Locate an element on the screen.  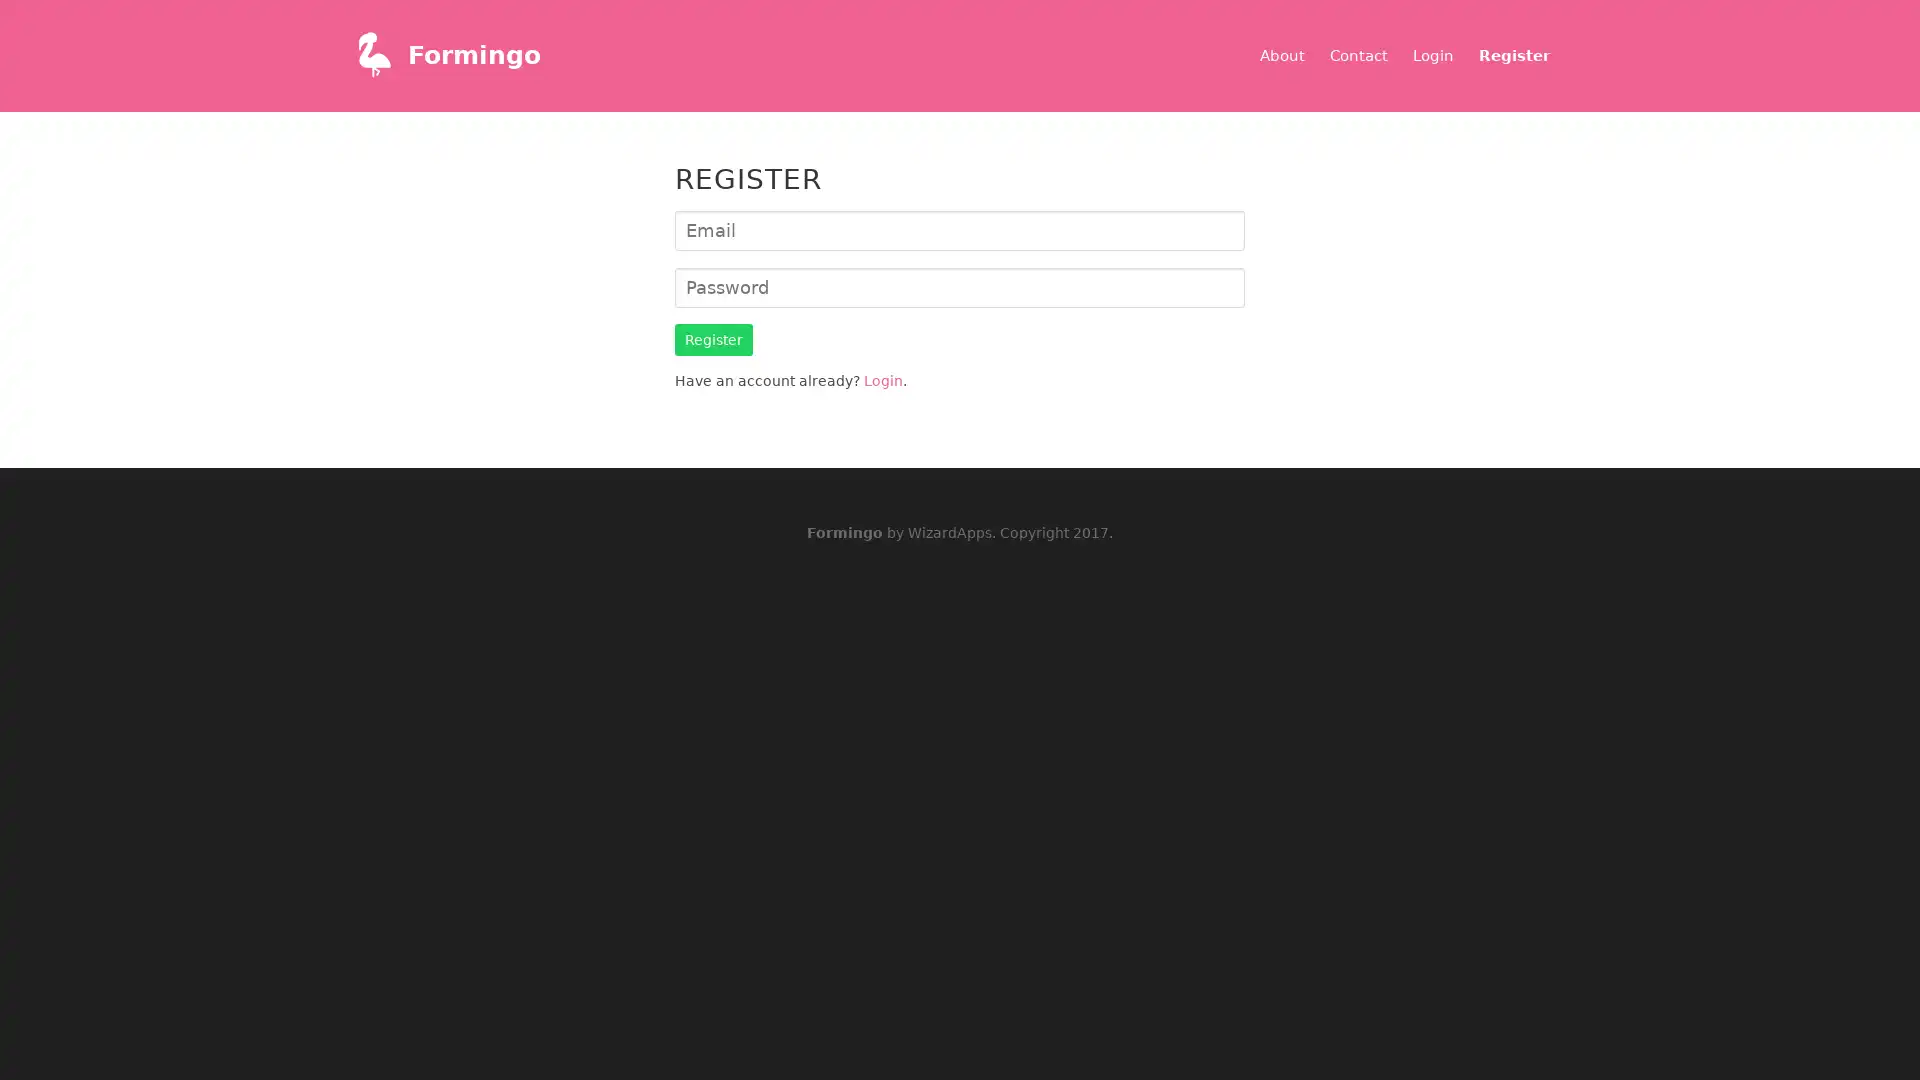
Register is located at coordinates (714, 338).